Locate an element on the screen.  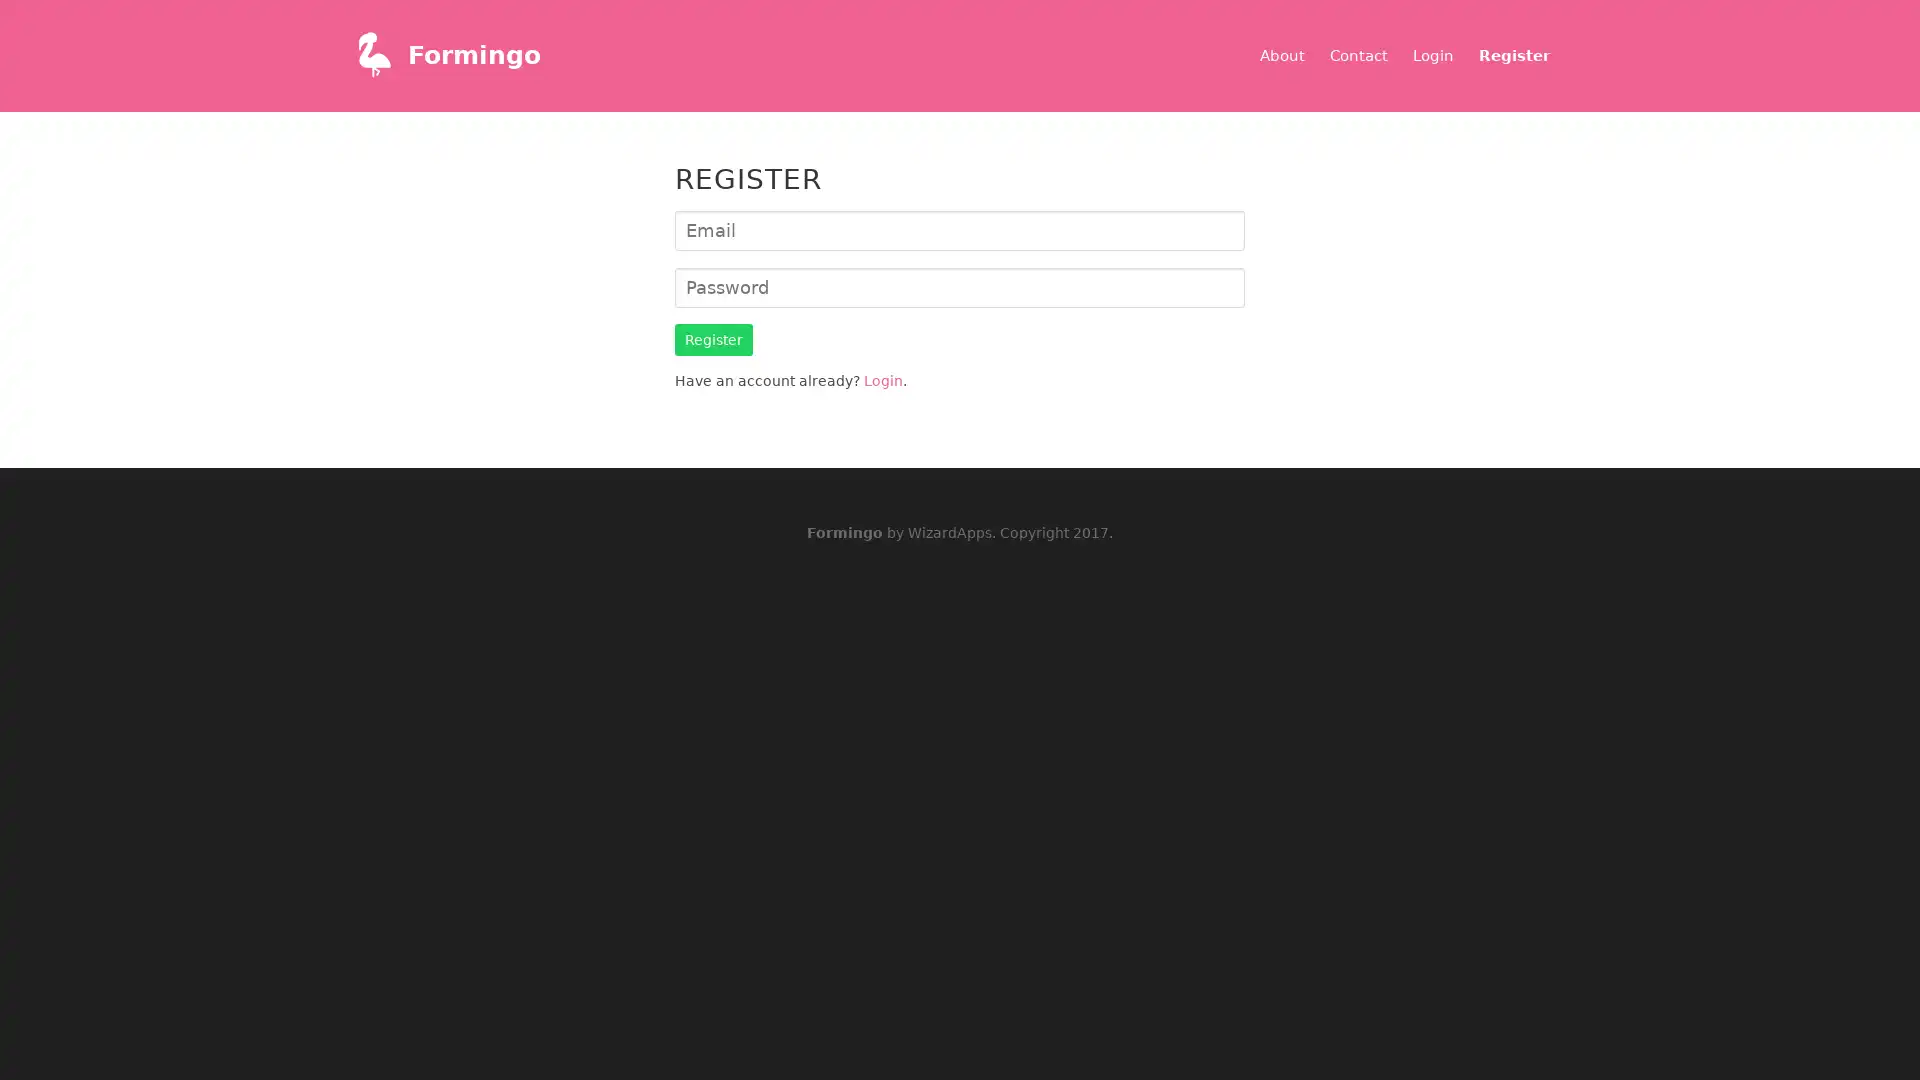
Register is located at coordinates (714, 338).